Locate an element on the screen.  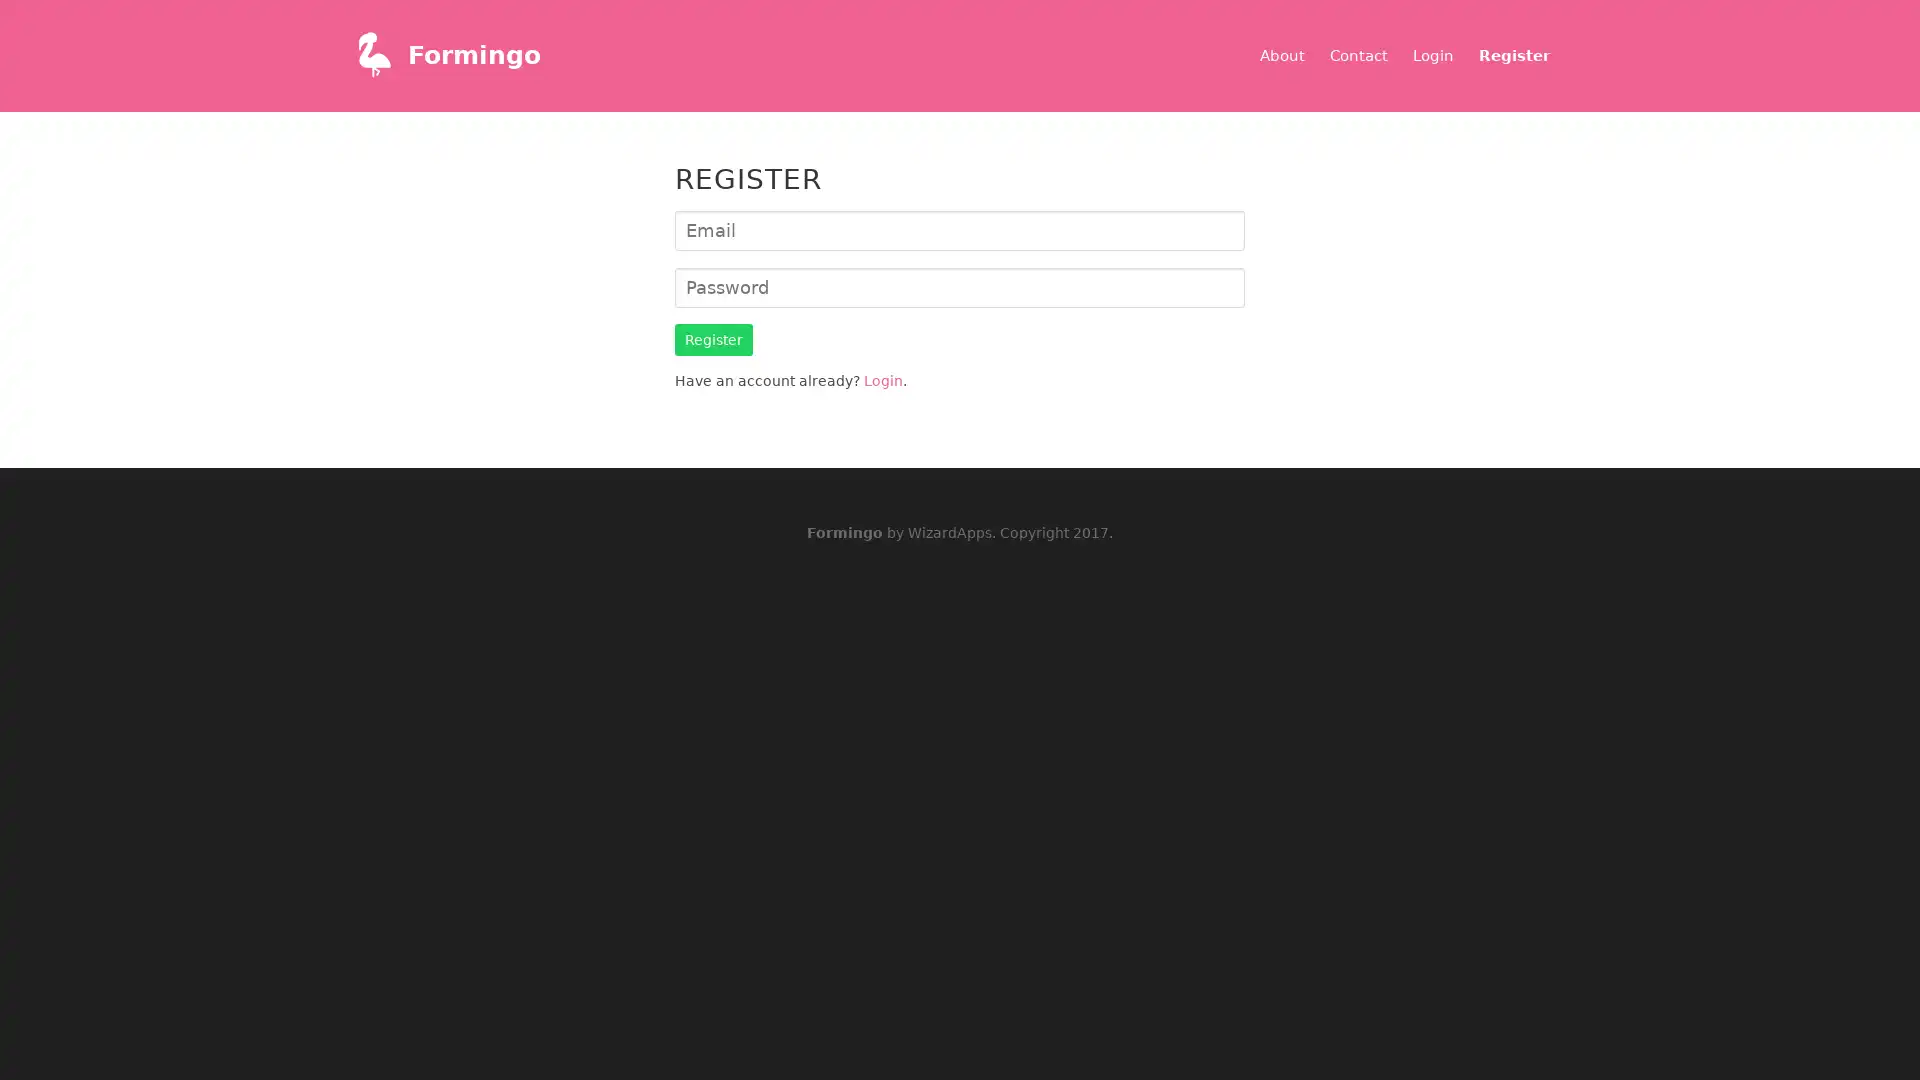
Register is located at coordinates (714, 338).